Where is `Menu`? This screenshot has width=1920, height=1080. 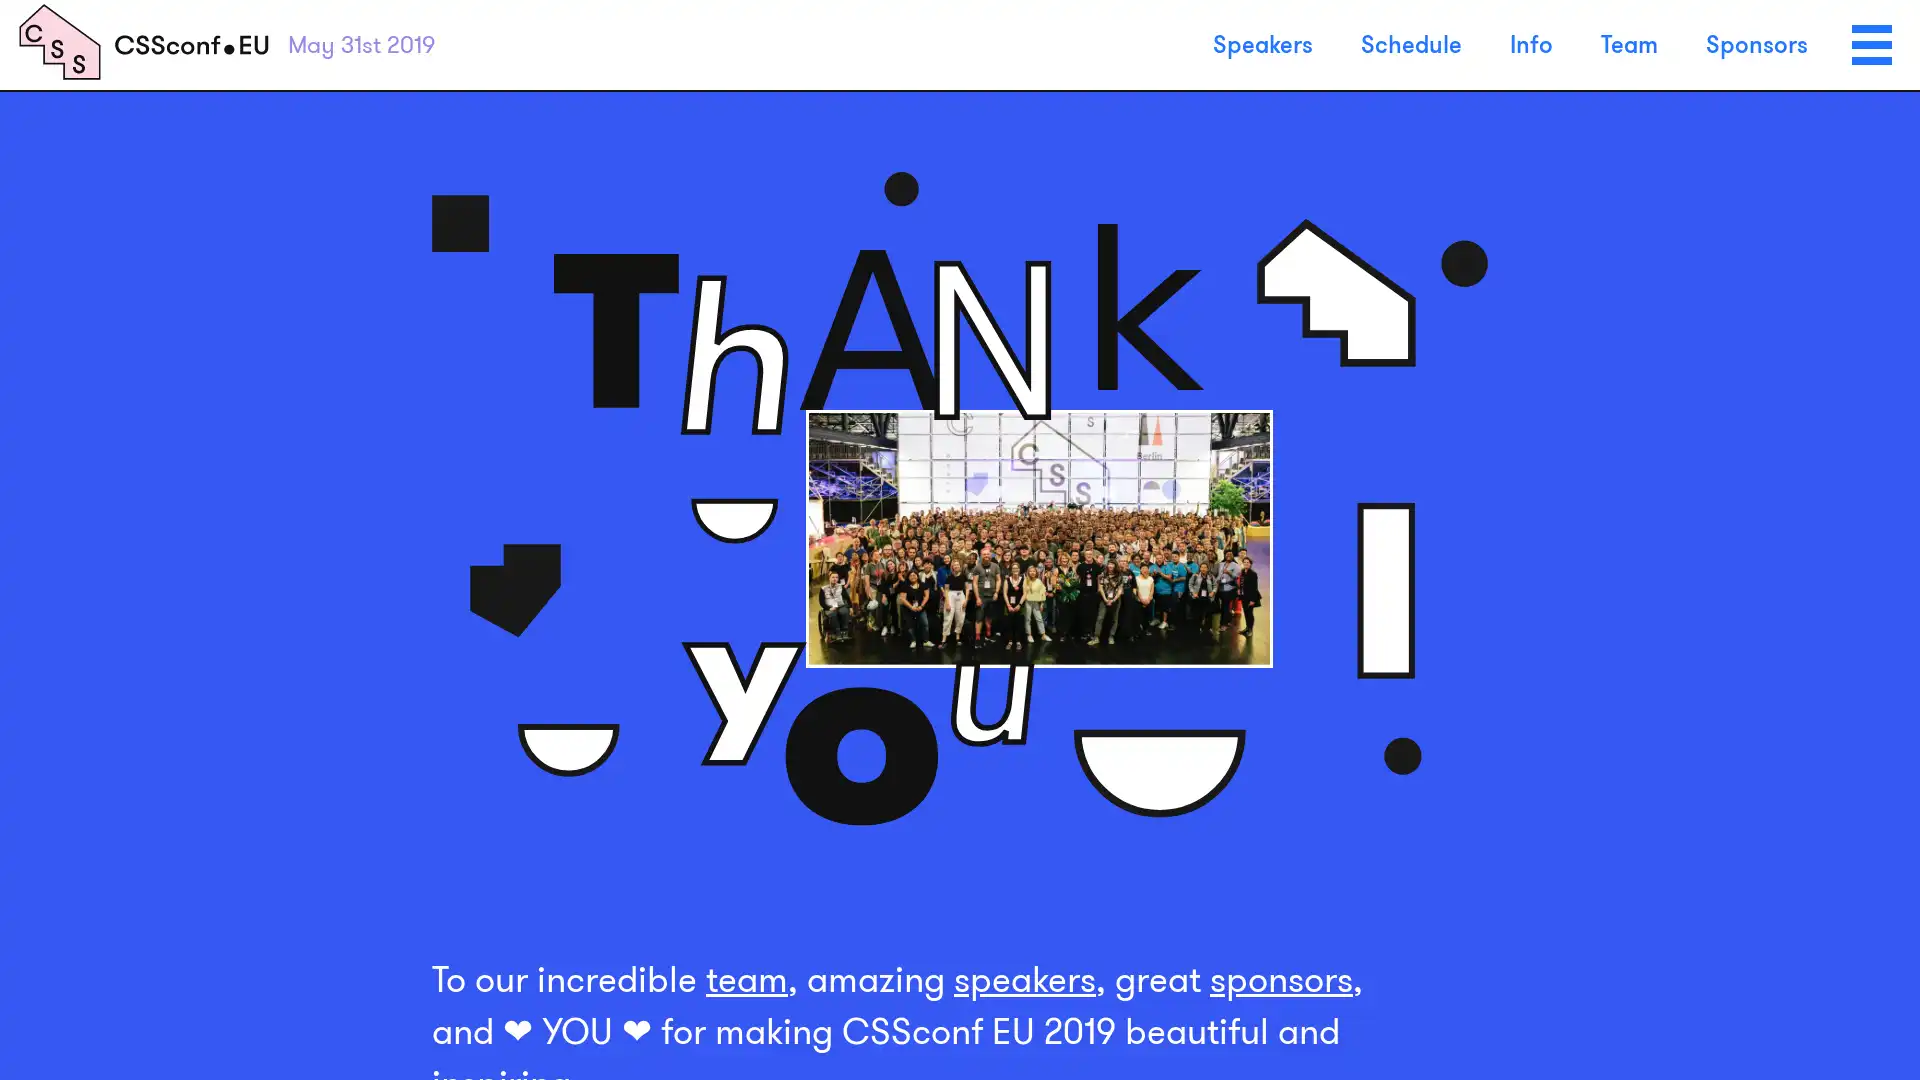
Menu is located at coordinates (1871, 45).